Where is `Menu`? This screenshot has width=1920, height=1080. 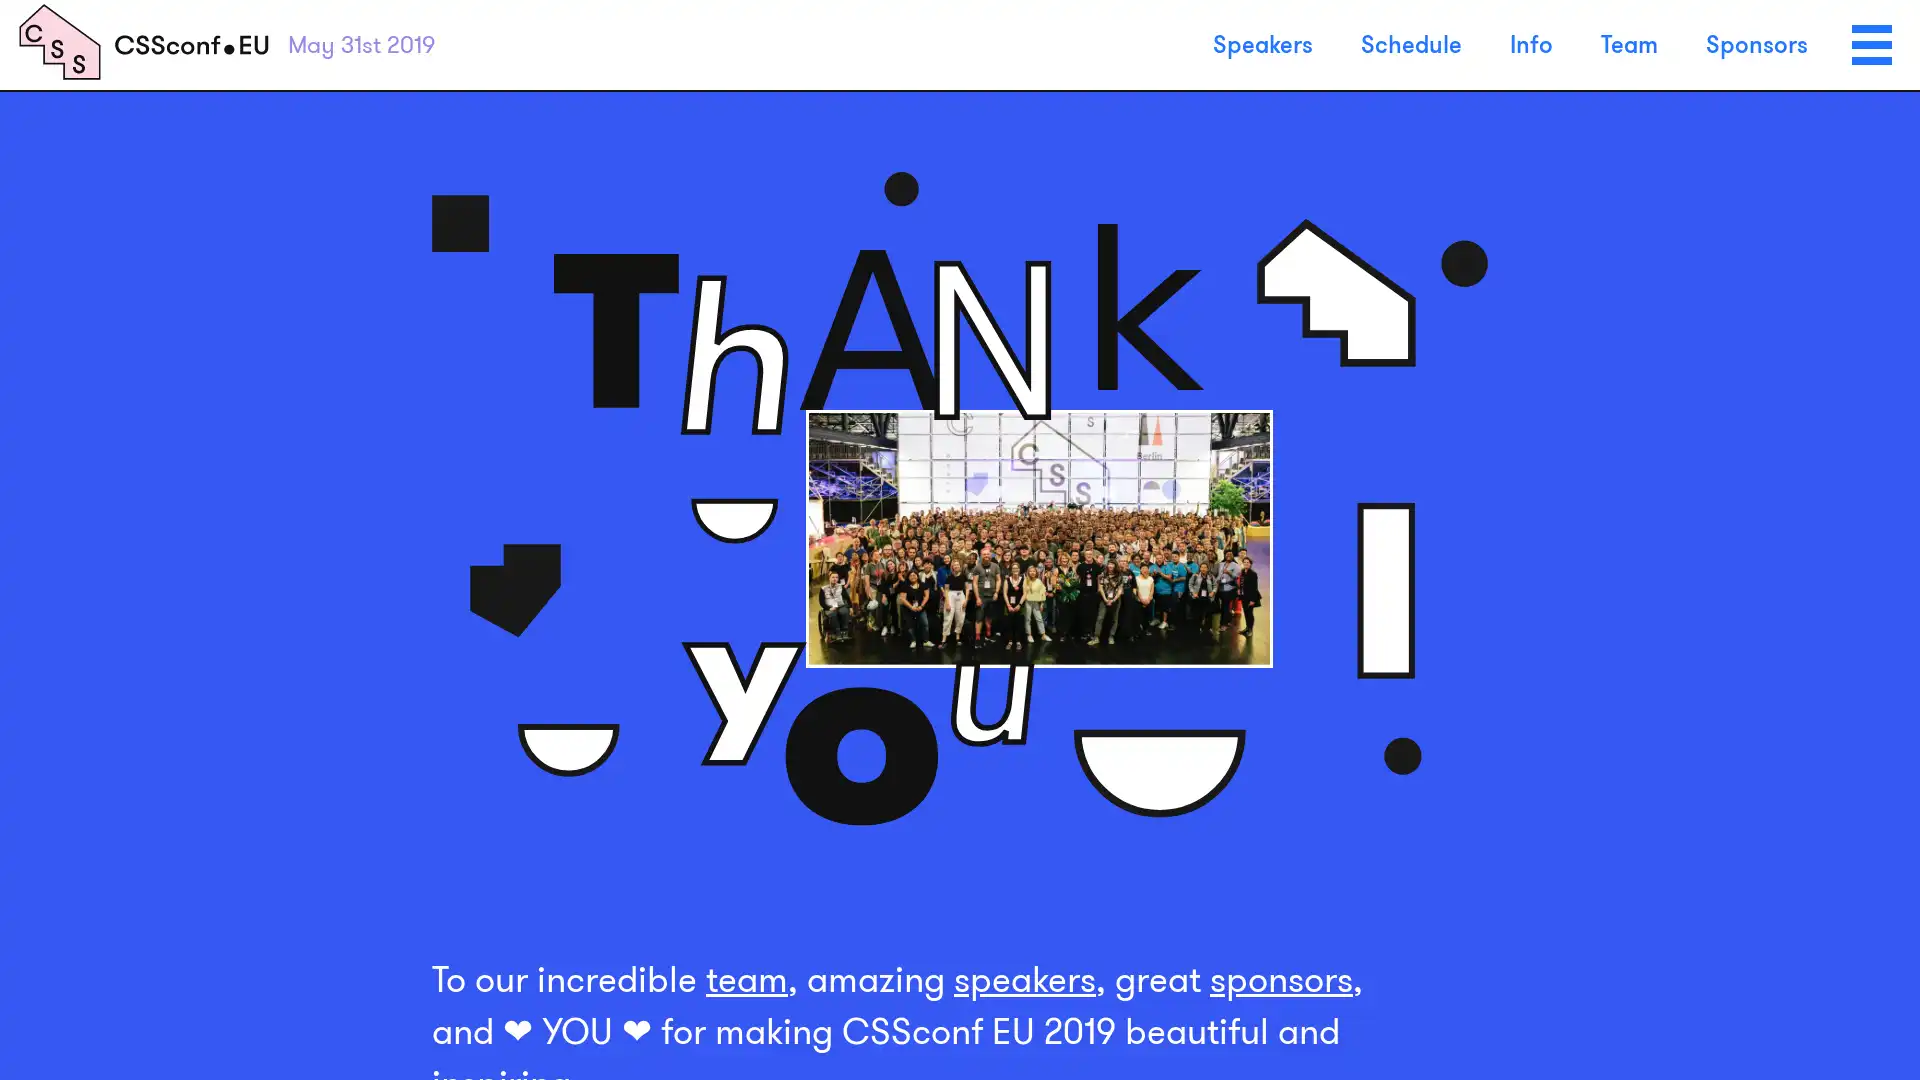
Menu is located at coordinates (1871, 45).